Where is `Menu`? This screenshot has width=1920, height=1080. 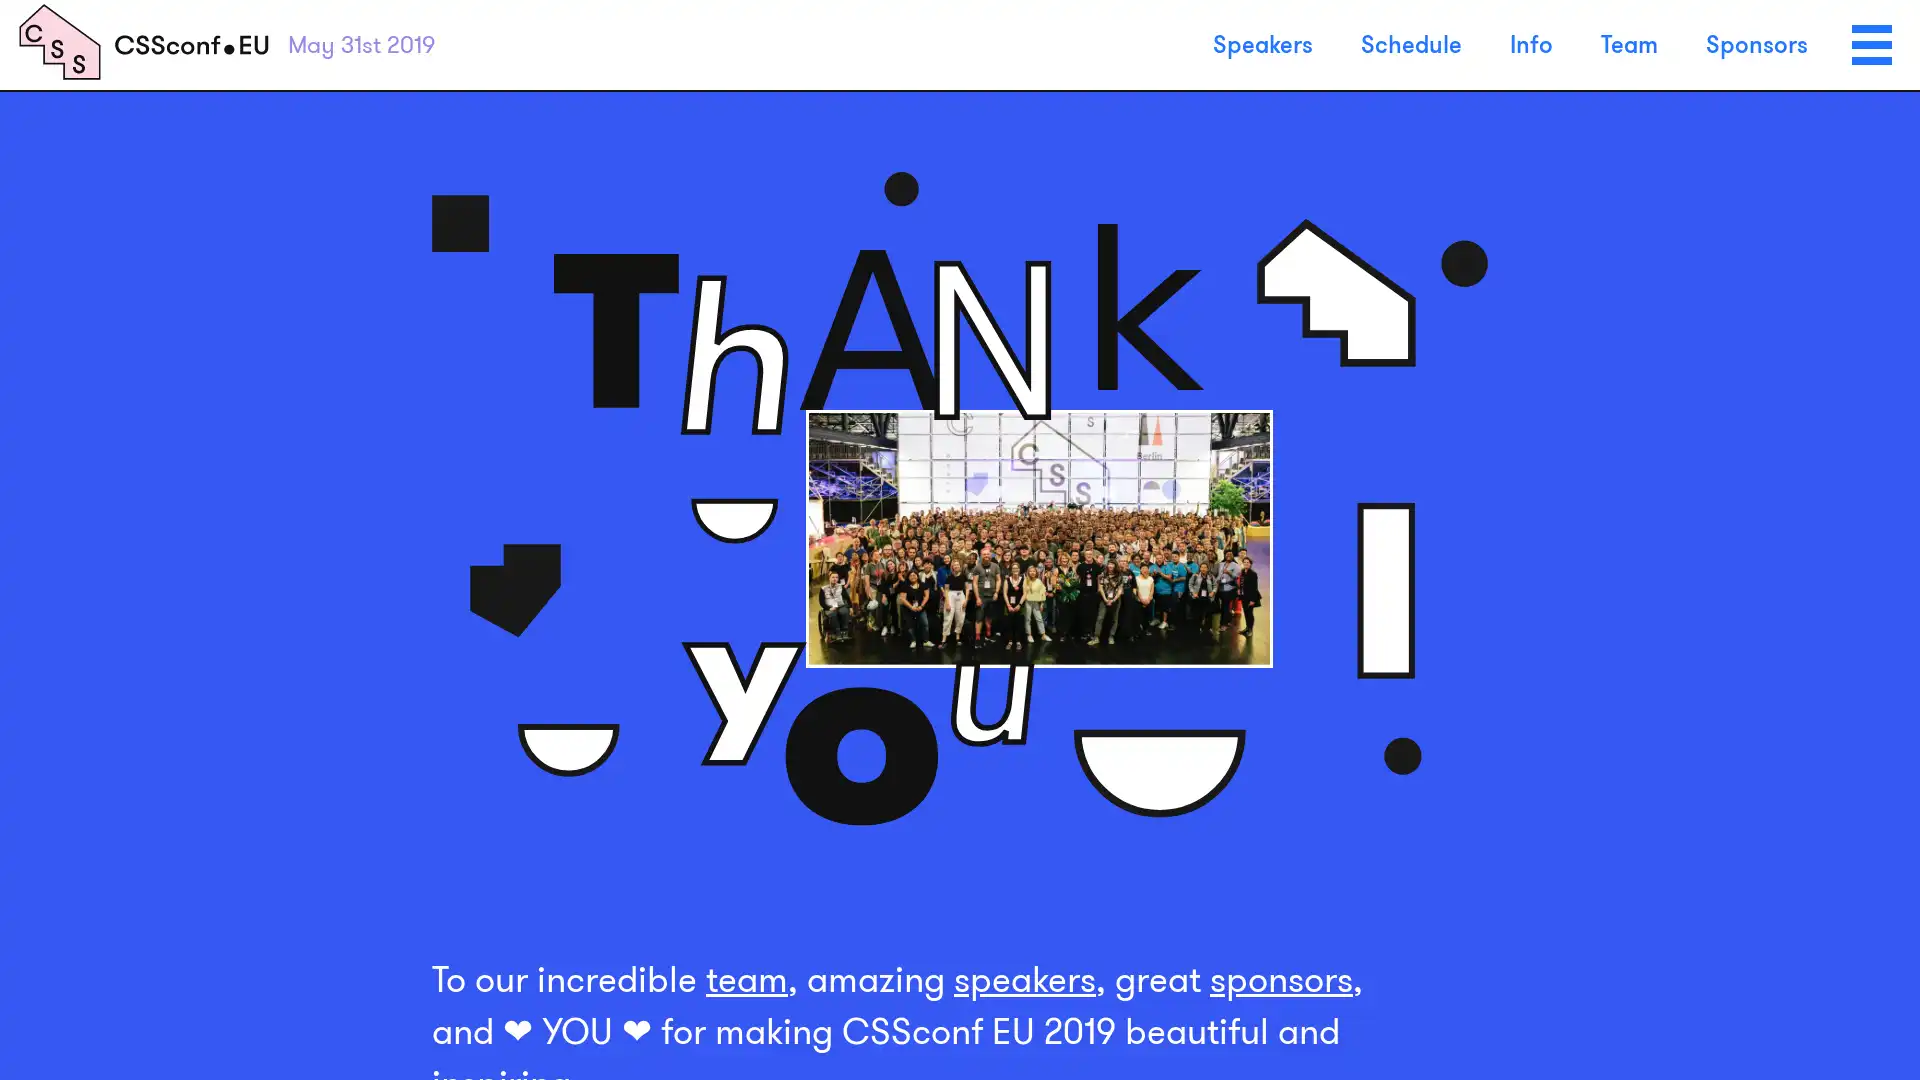
Menu is located at coordinates (1871, 45).